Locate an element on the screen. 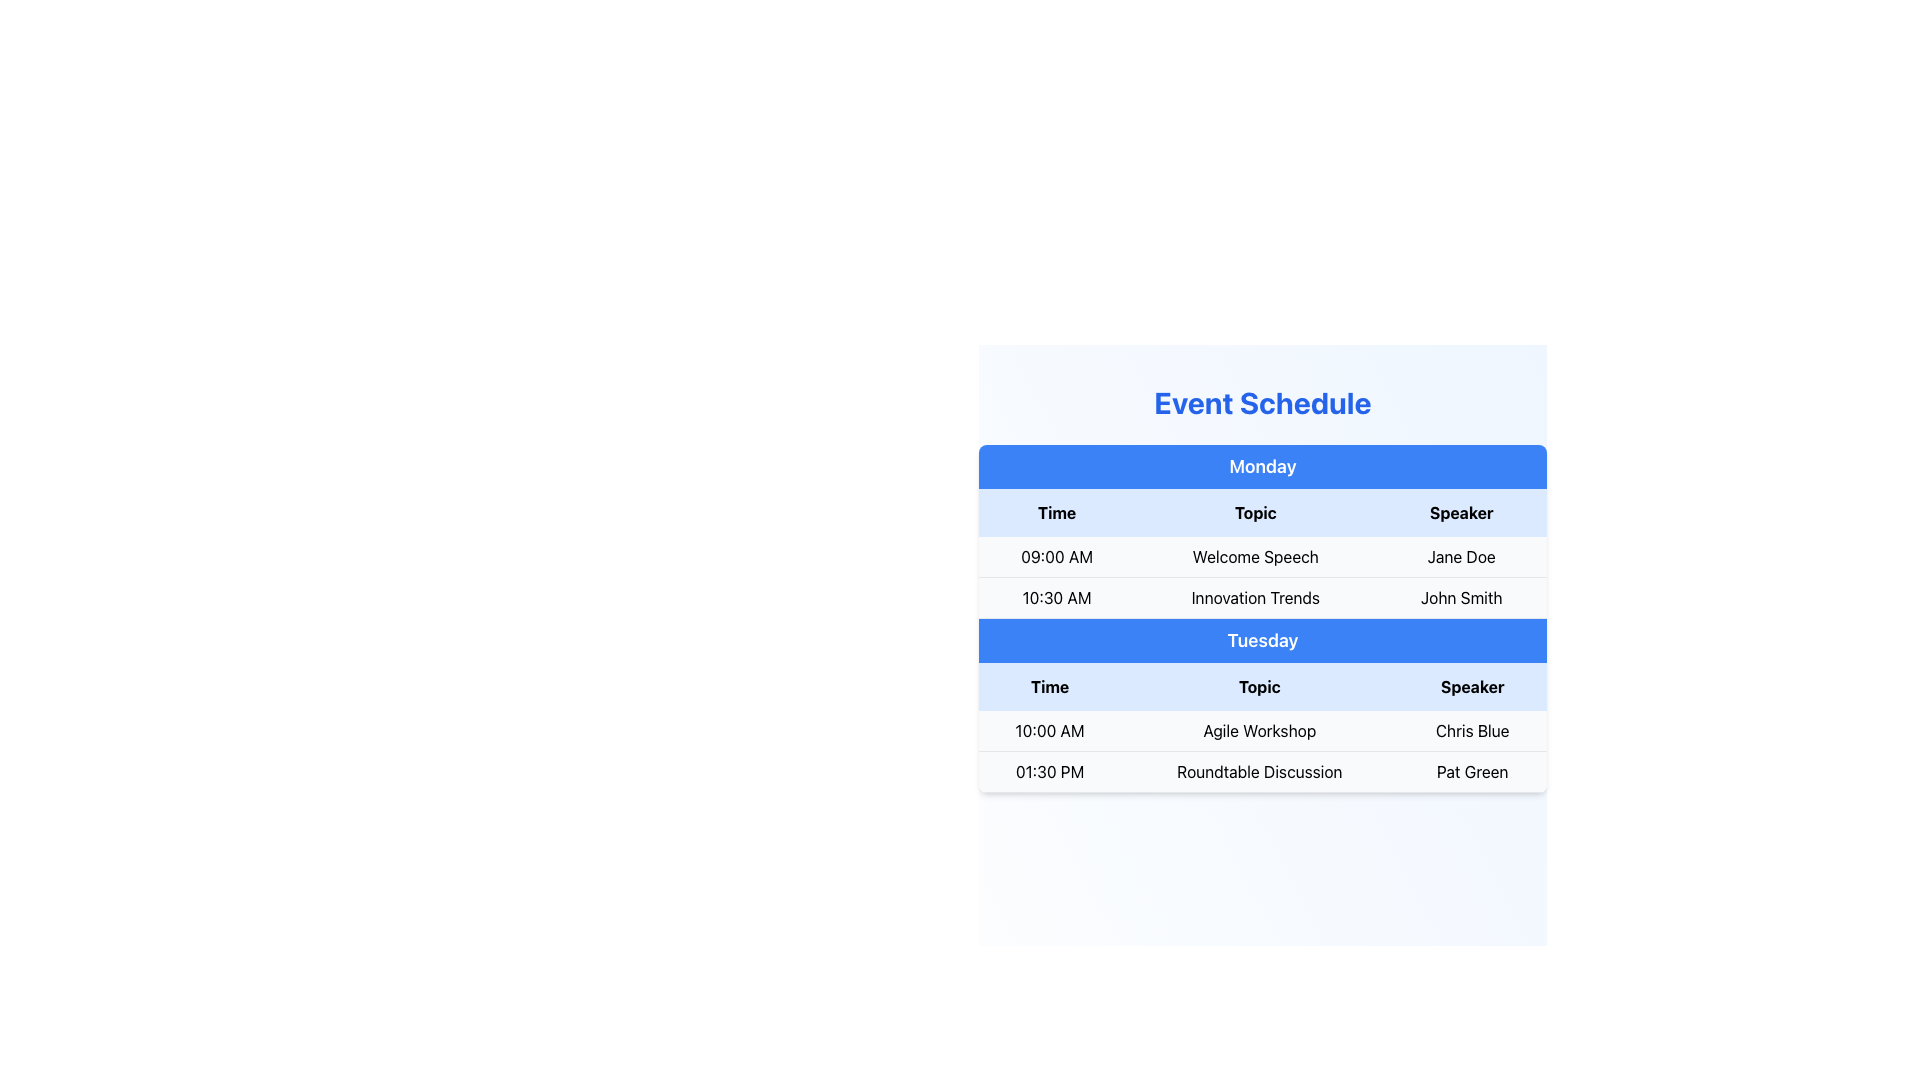 This screenshot has height=1080, width=1920. the second table in the 'Tuesday' section, which displays event information with headers 'Time', 'Topic', and 'Speaker' is located at coordinates (1261, 728).